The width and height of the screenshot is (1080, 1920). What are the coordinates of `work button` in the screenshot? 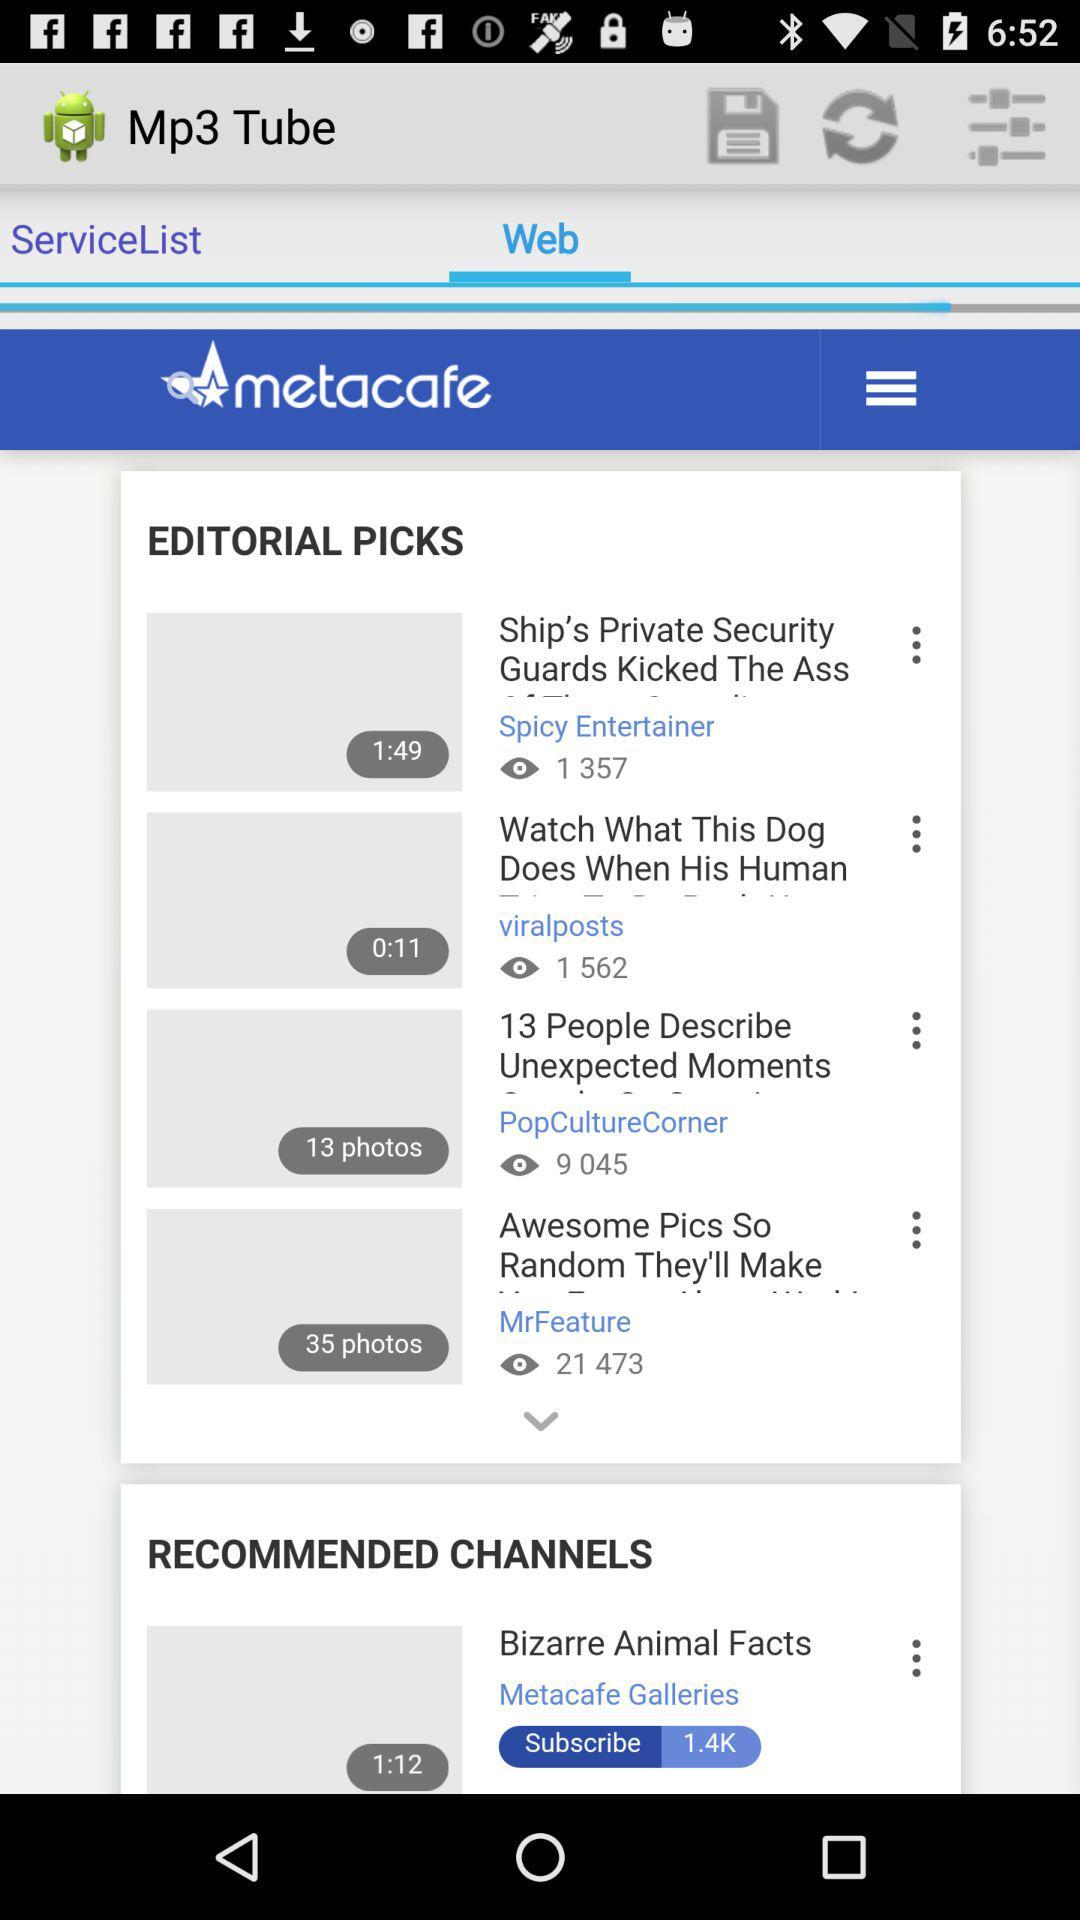 It's located at (744, 124).